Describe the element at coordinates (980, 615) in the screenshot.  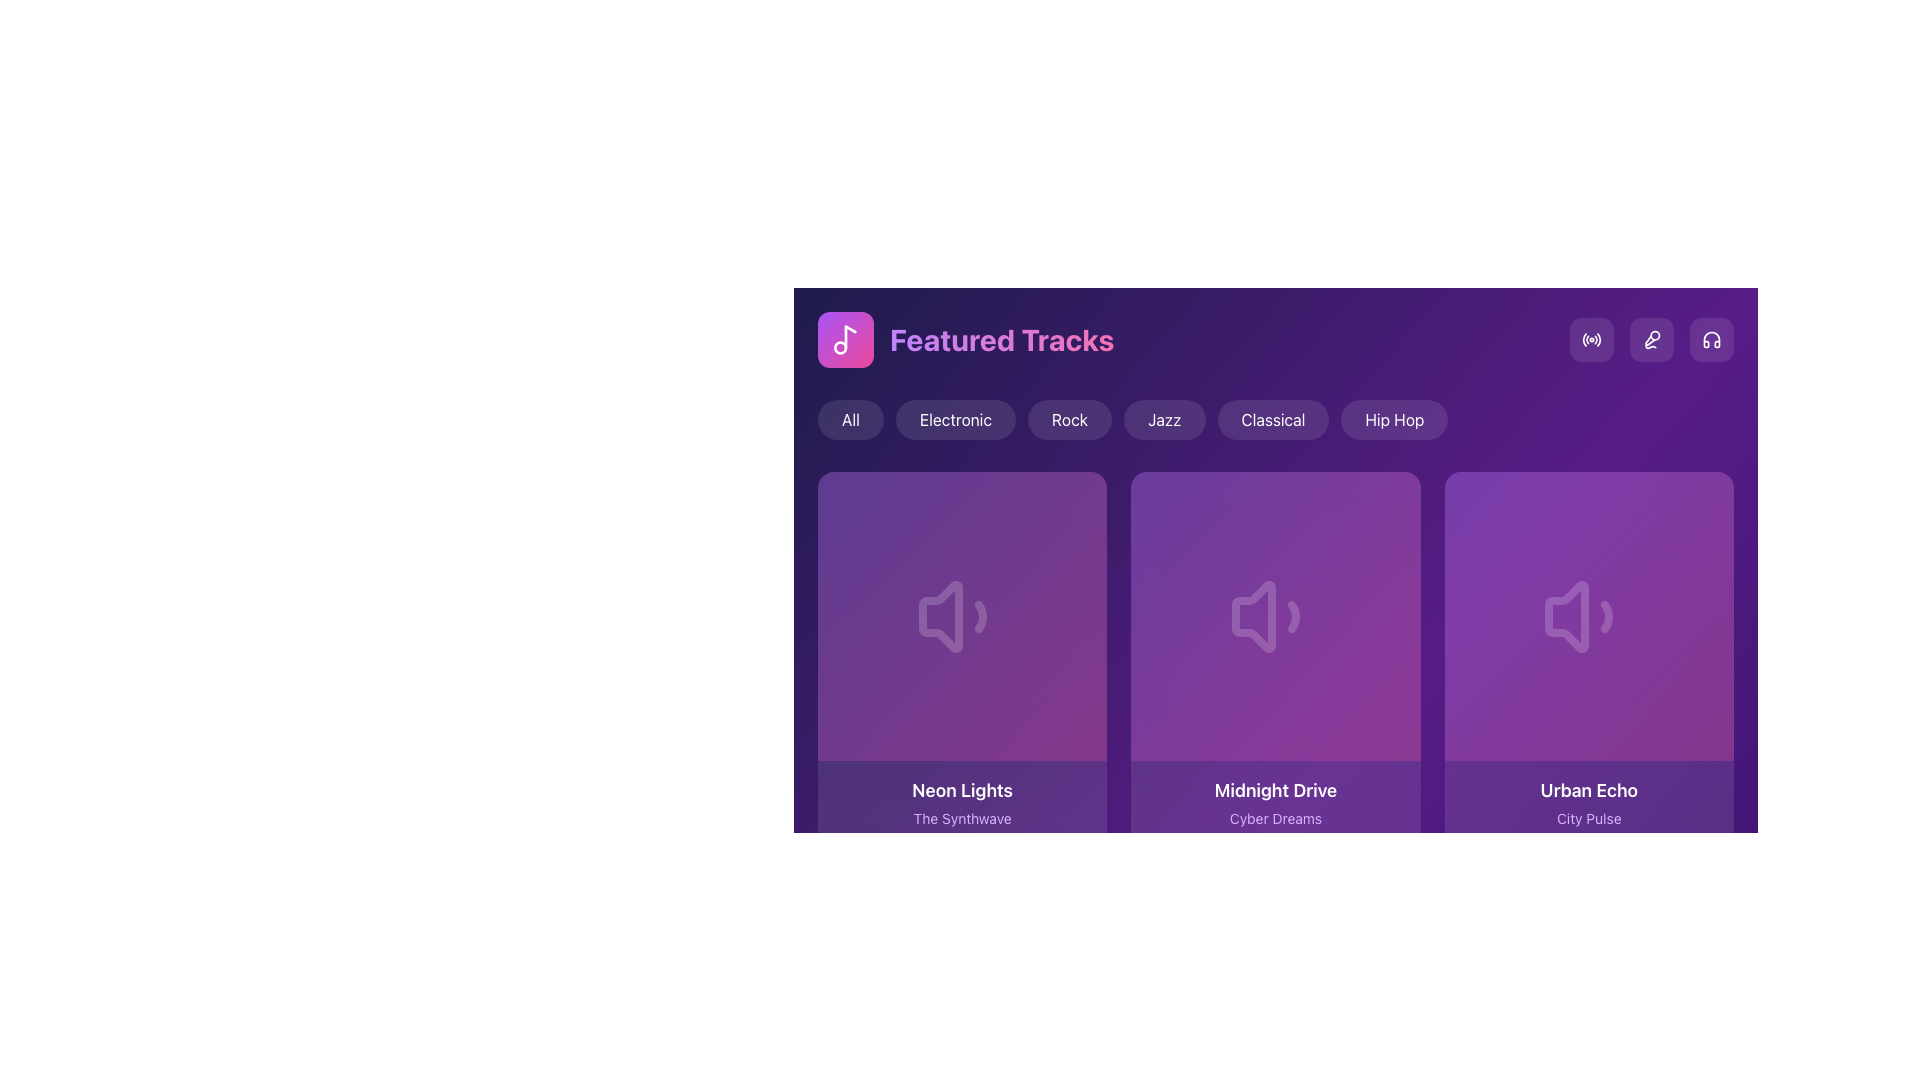
I see `the decorative sound waves icon located to the right of the main speaker icon within the first card in the interface` at that location.